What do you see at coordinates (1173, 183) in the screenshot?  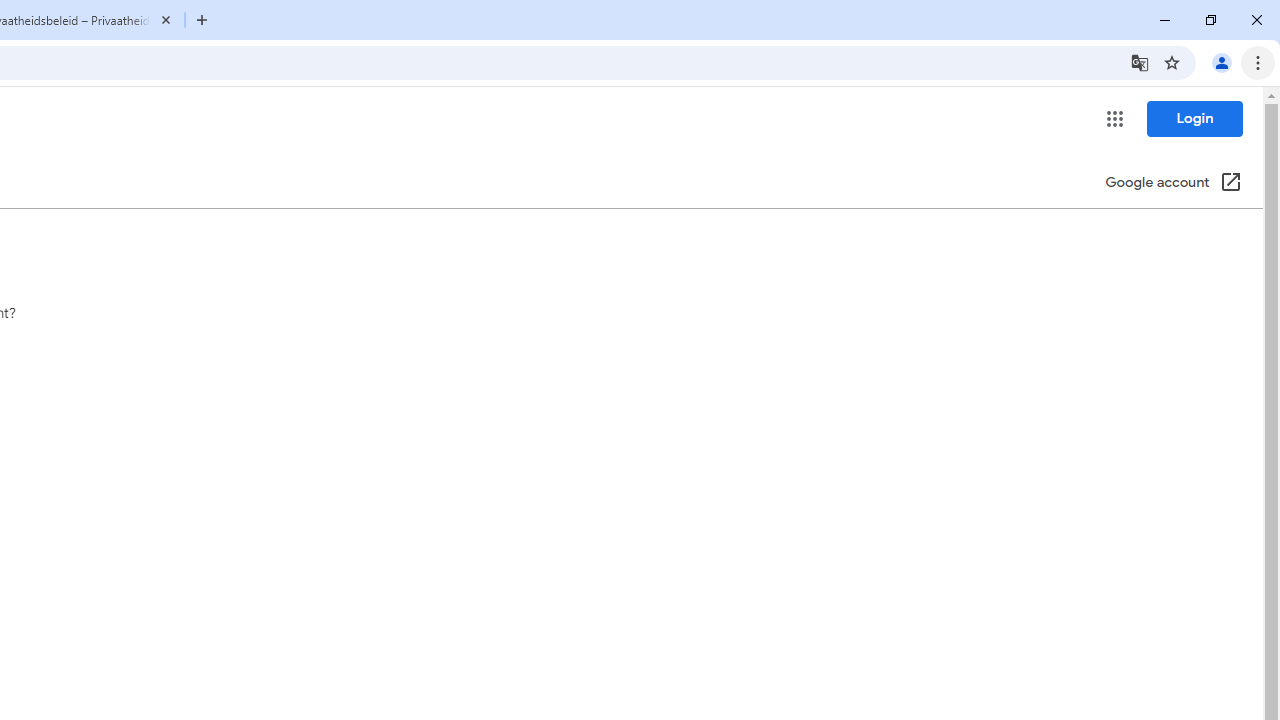 I see `'Google Account (Opens in new window)'` at bounding box center [1173, 183].